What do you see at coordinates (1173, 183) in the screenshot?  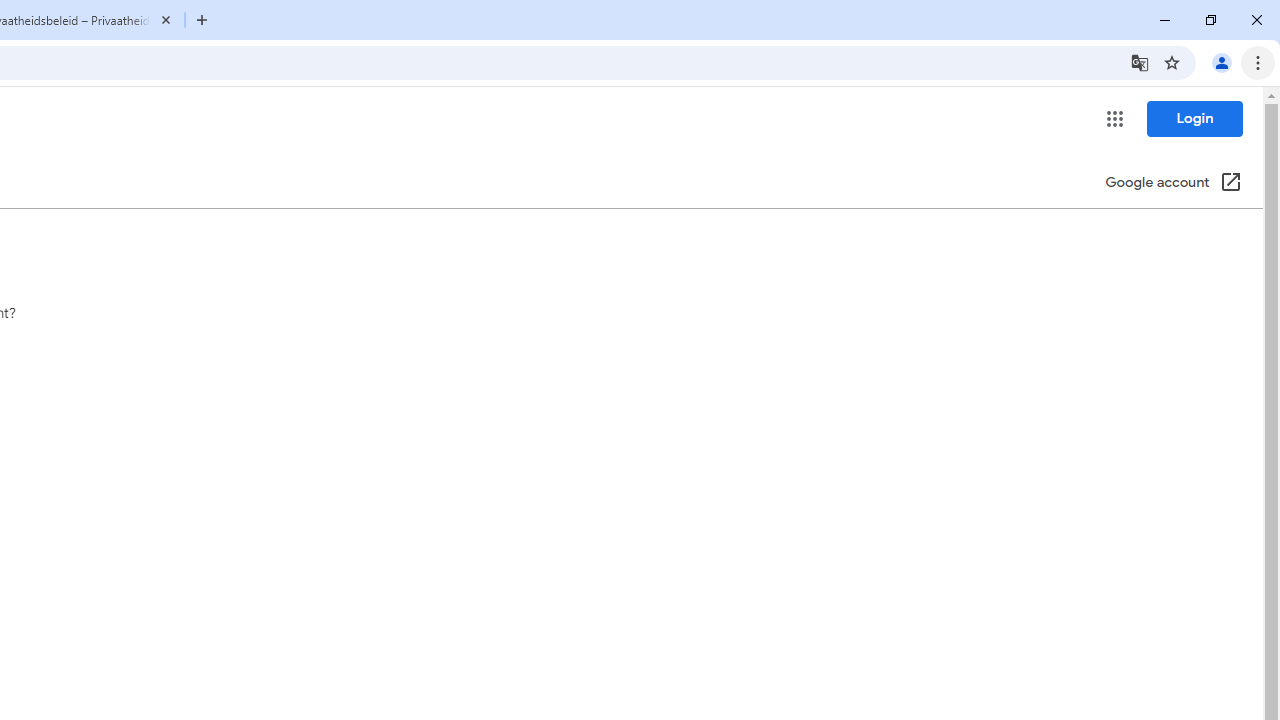 I see `'Google Account (Opens in new window)'` at bounding box center [1173, 183].